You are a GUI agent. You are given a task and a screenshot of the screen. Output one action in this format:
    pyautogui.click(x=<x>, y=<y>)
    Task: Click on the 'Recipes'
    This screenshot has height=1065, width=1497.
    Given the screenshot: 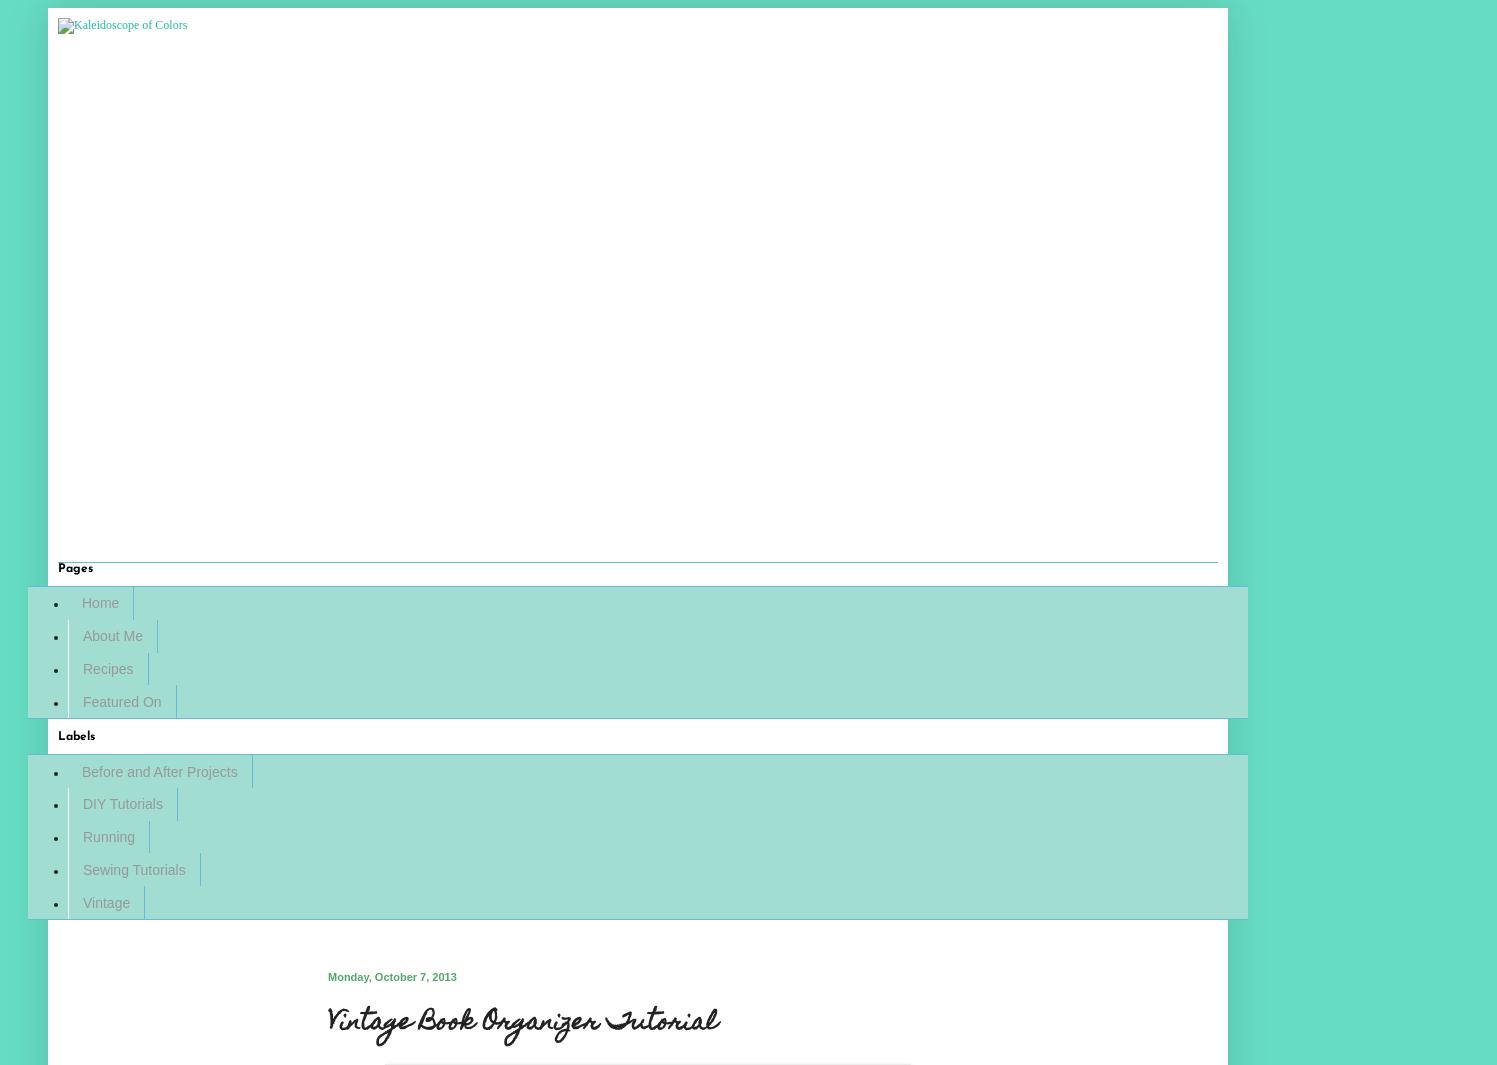 What is the action you would take?
    pyautogui.click(x=107, y=667)
    